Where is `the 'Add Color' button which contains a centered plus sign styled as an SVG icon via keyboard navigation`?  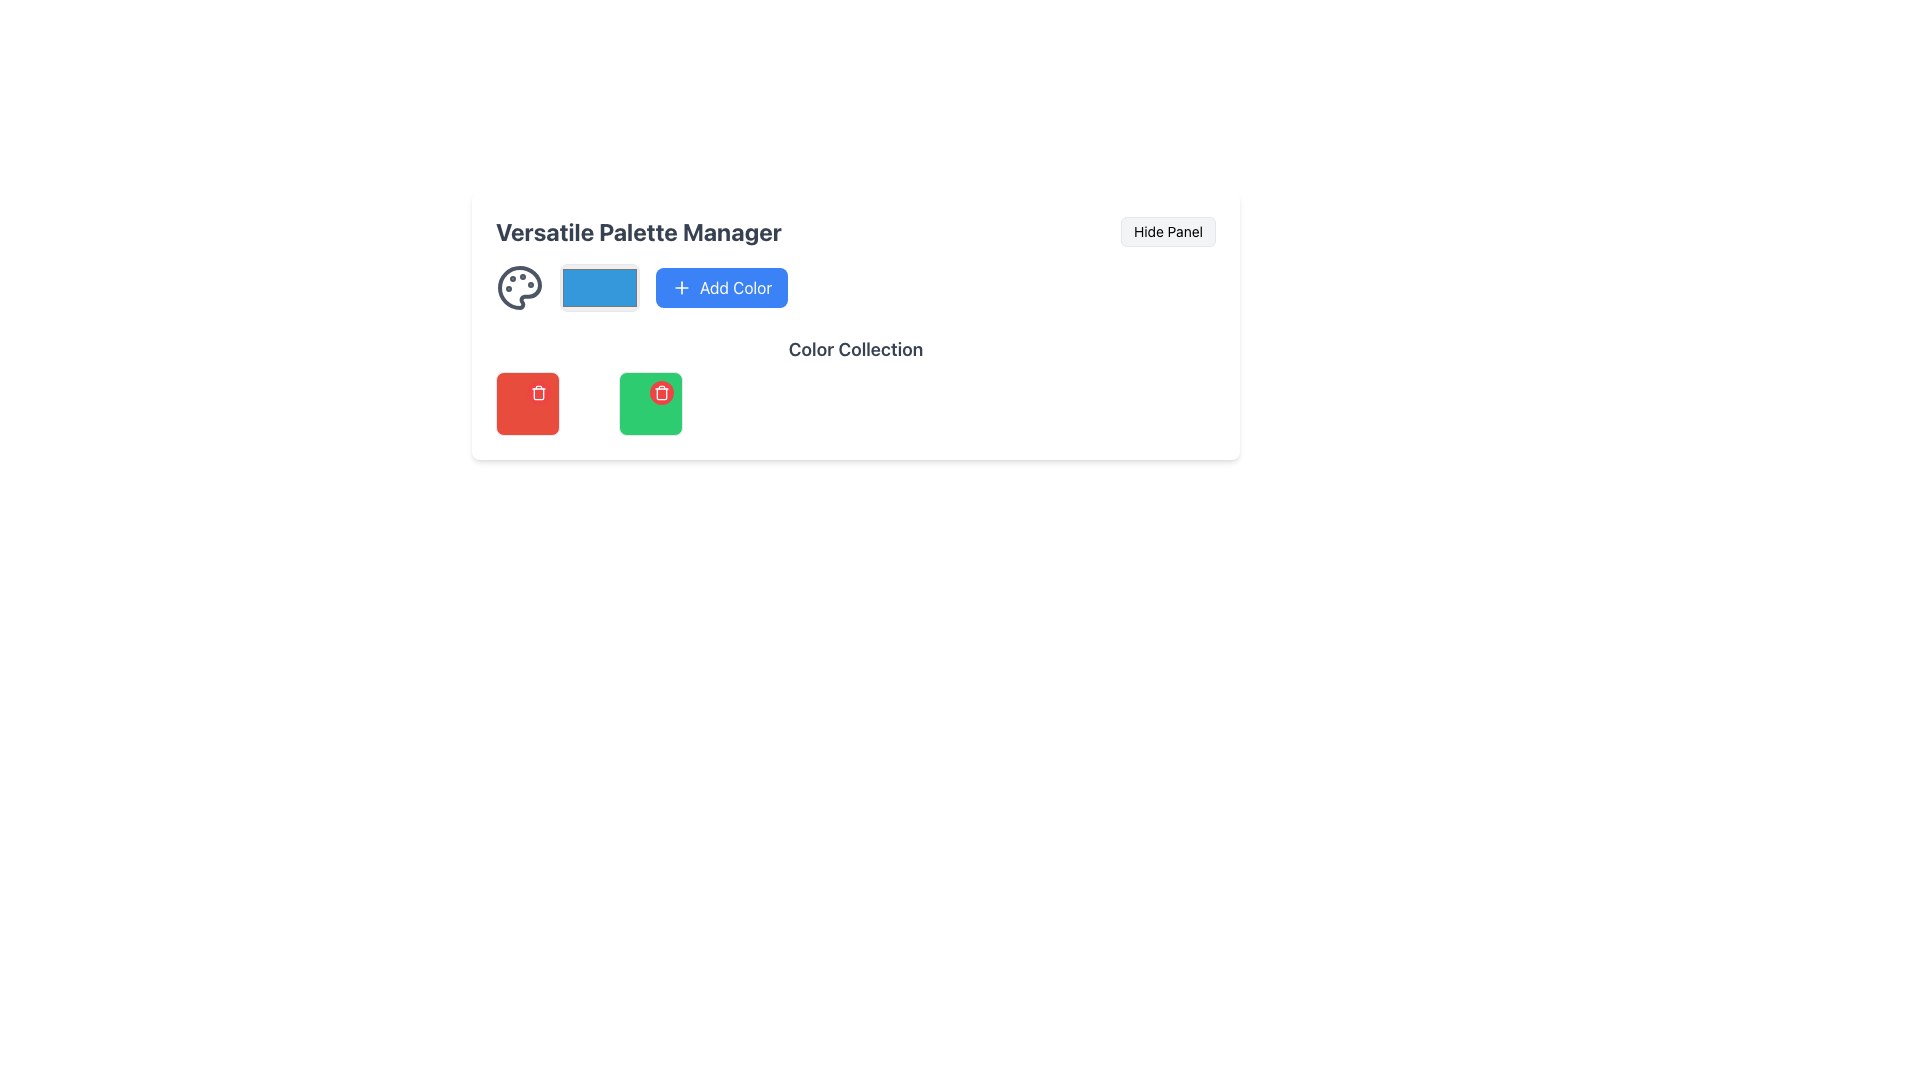 the 'Add Color' button which contains a centered plus sign styled as an SVG icon via keyboard navigation is located at coordinates (681, 288).